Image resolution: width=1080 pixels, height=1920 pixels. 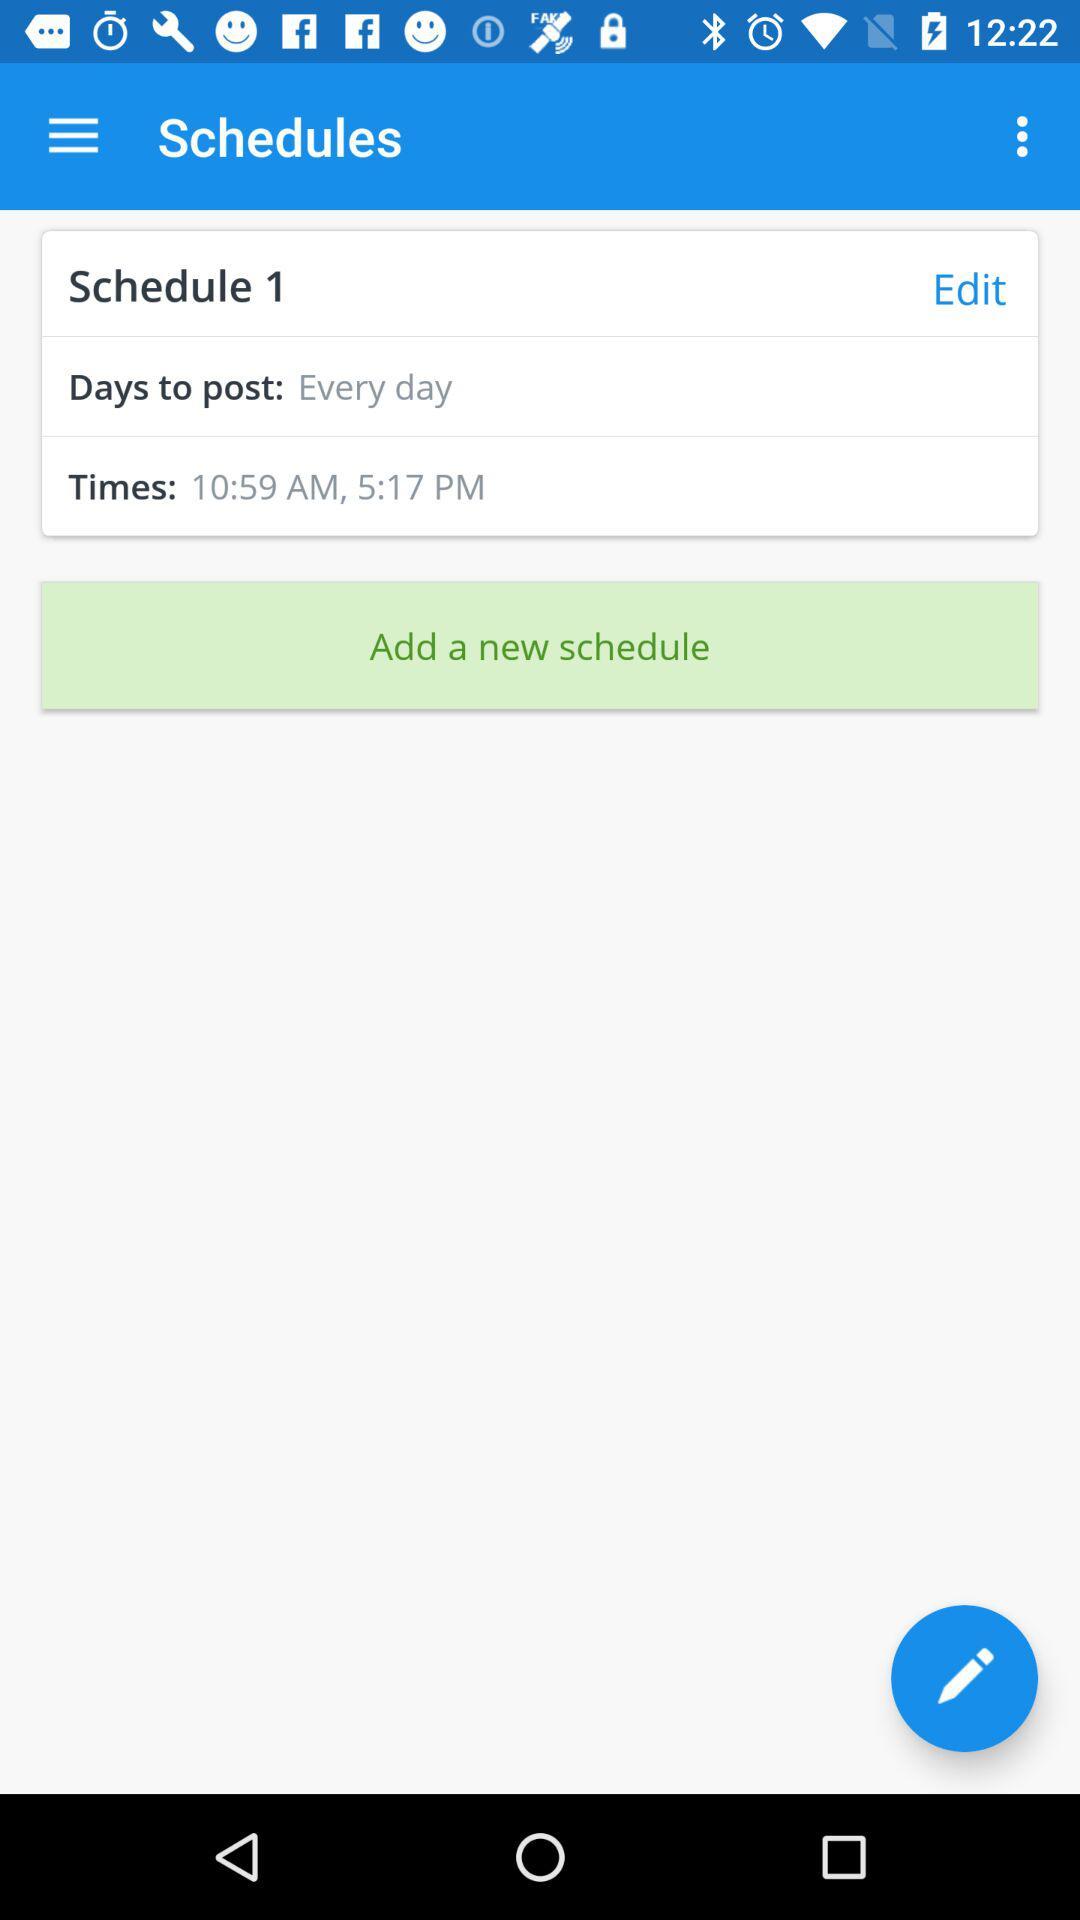 I want to click on add a new icon, so click(x=540, y=645).